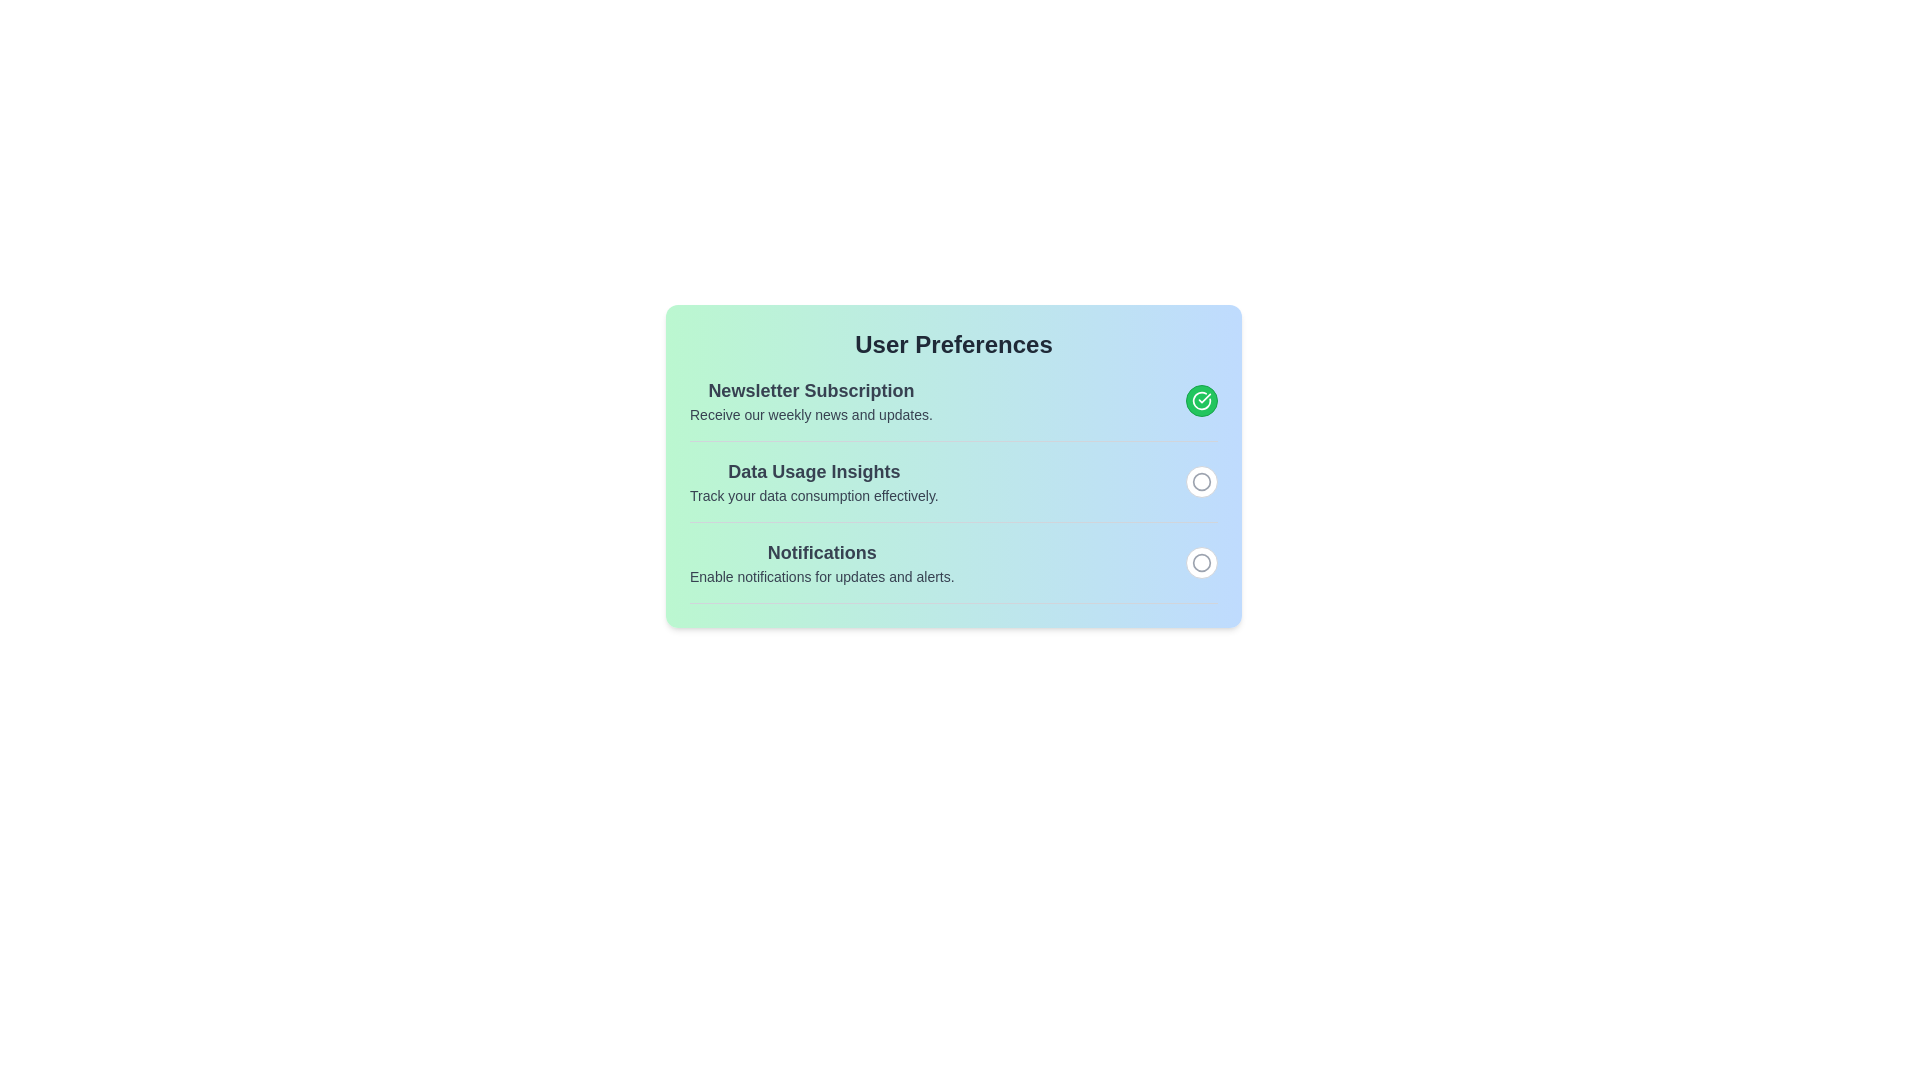  I want to click on the label displaying subscription details for newsletters, which is positioned at the upper portion of the settings layout and aligned to the left, so click(811, 401).